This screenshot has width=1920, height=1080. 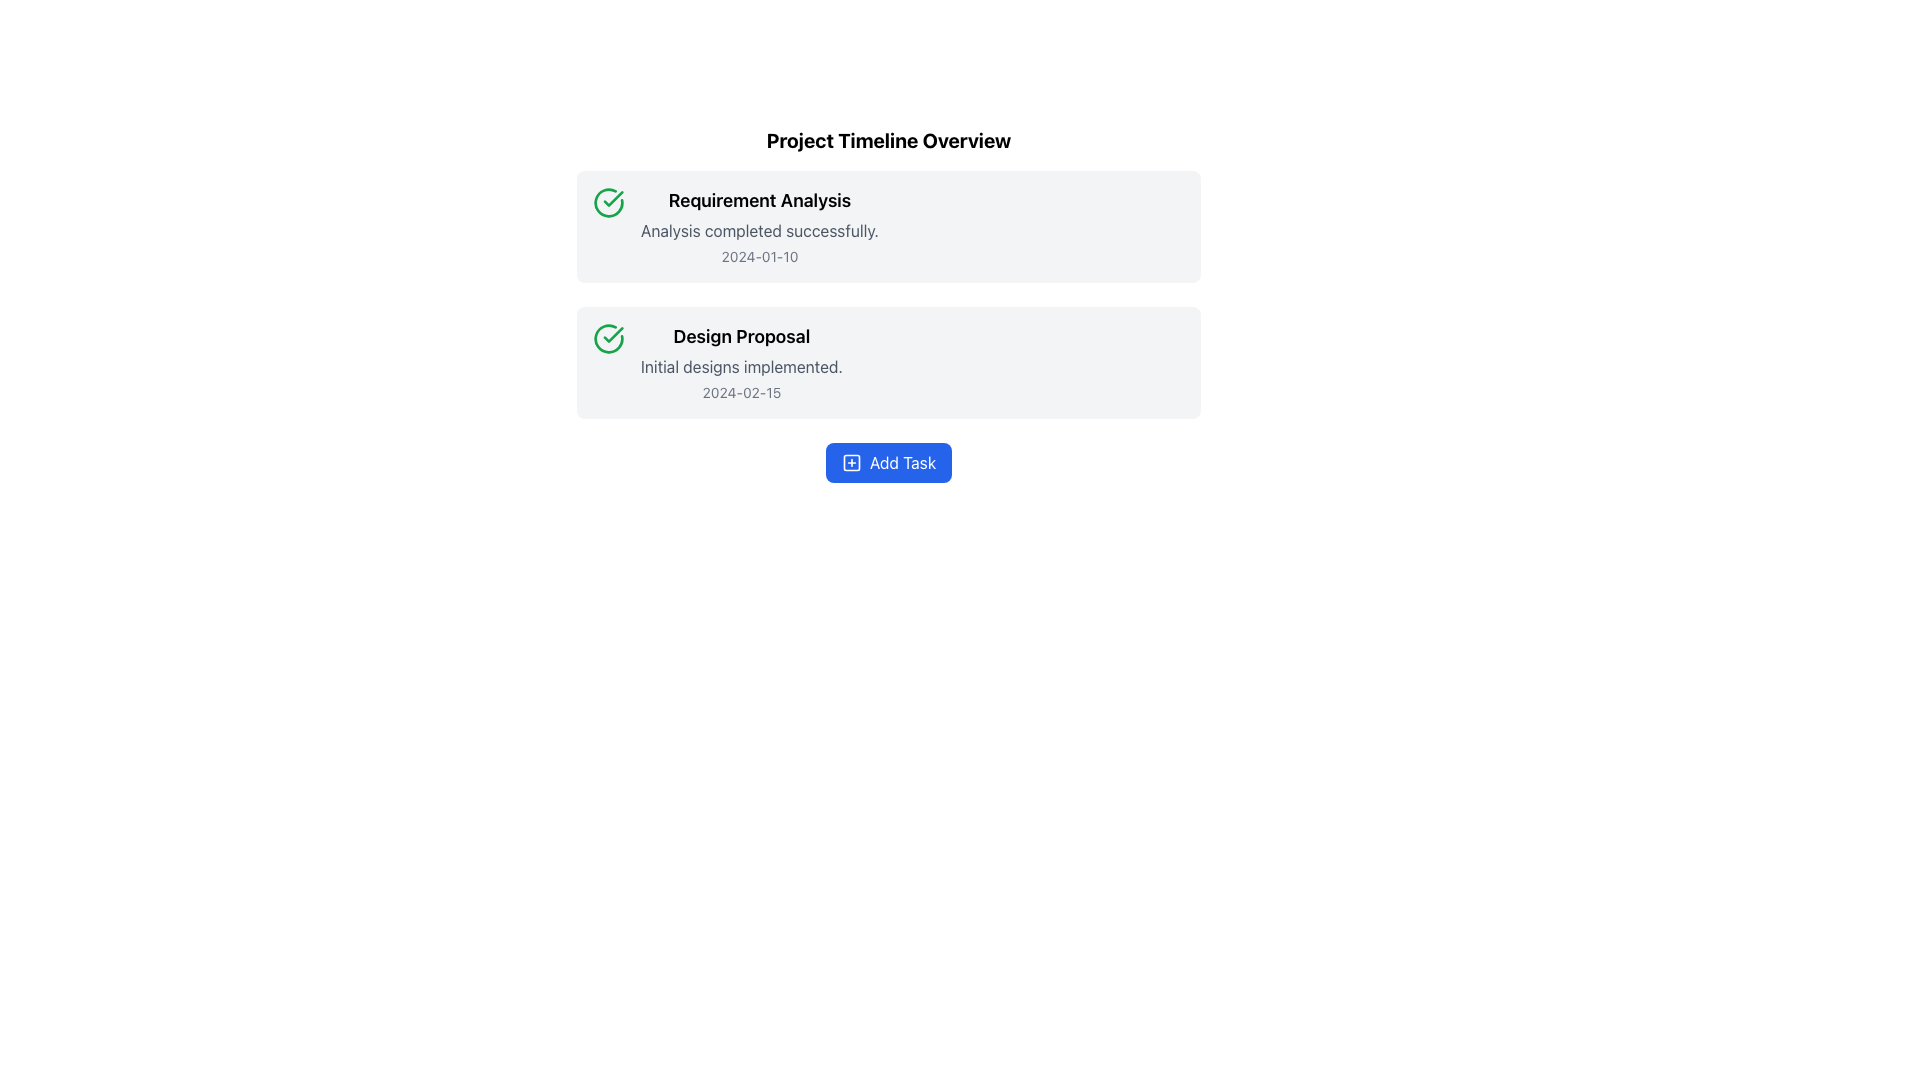 I want to click on the 'Add Task' button with a blue background and white text, so click(x=887, y=462).